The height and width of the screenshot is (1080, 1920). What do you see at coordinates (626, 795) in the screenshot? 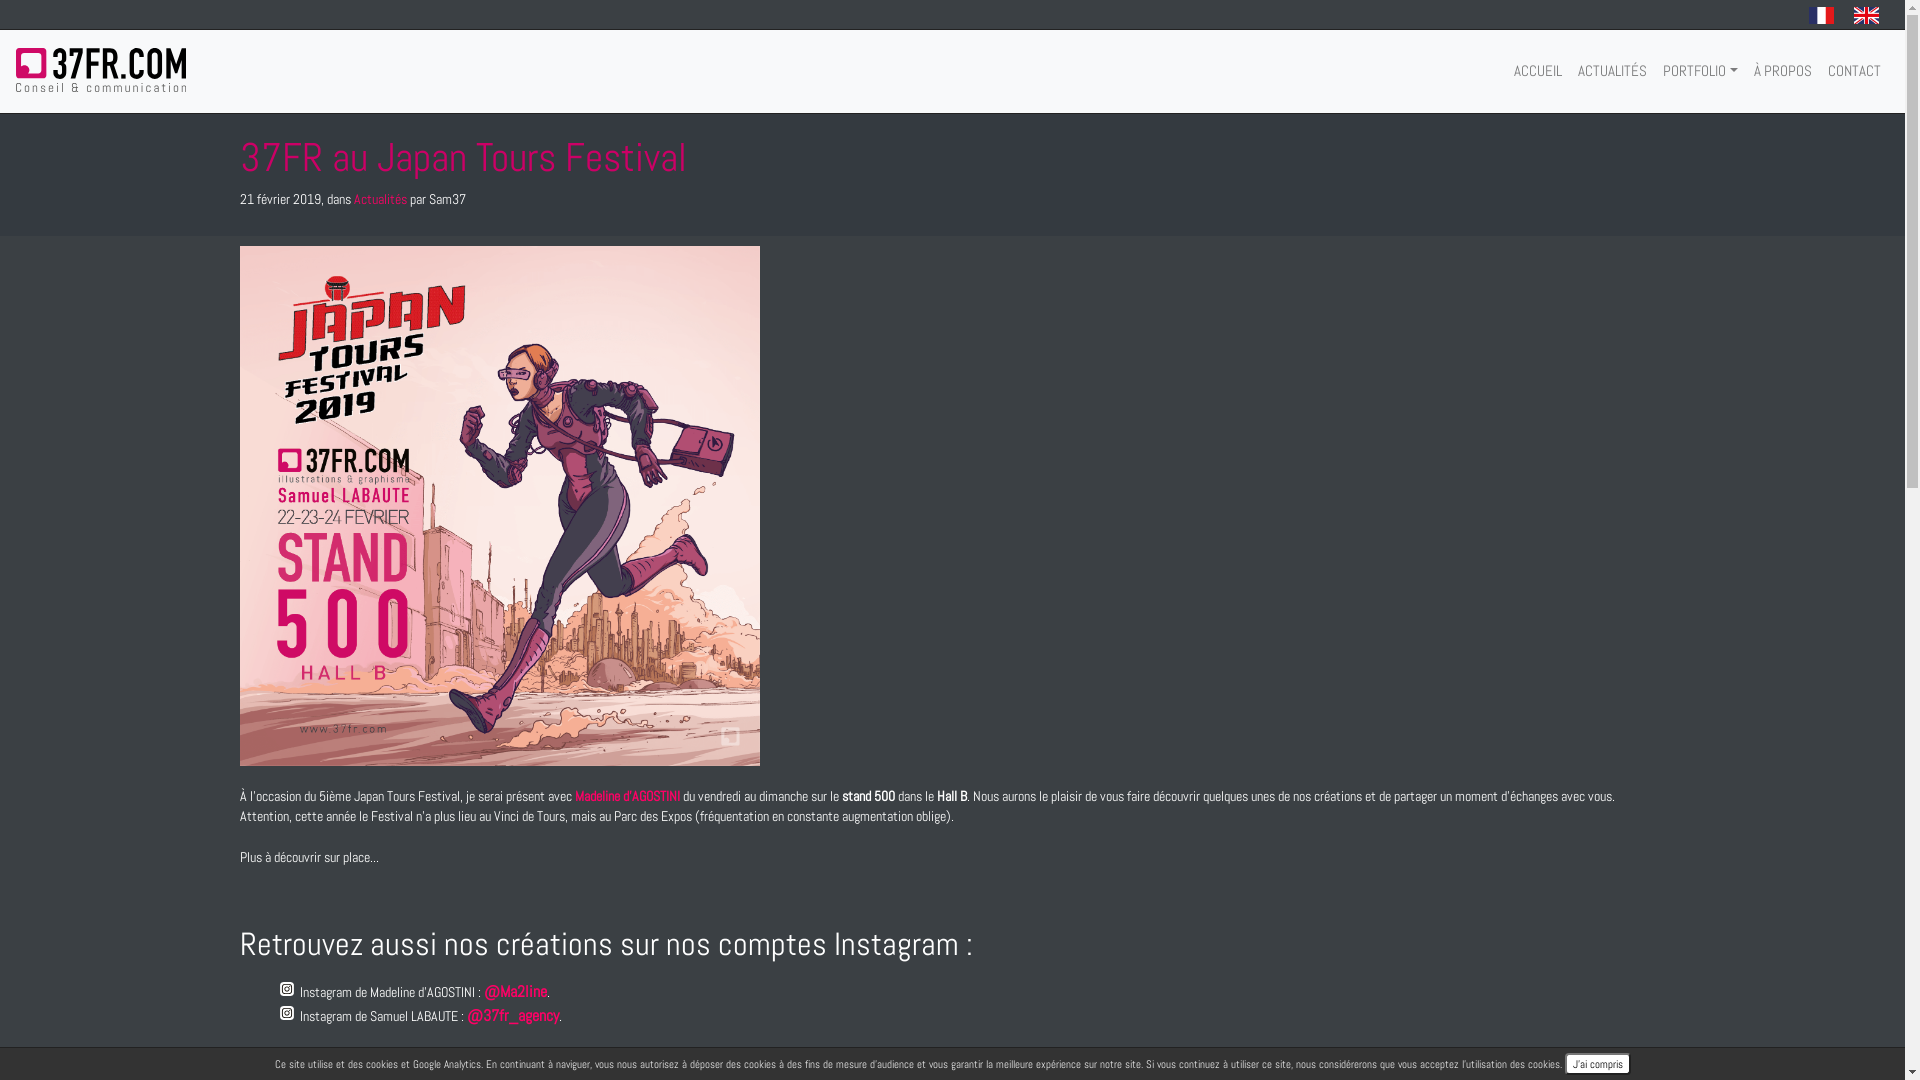
I see `'Madeline d'AGOSTINI'` at bounding box center [626, 795].